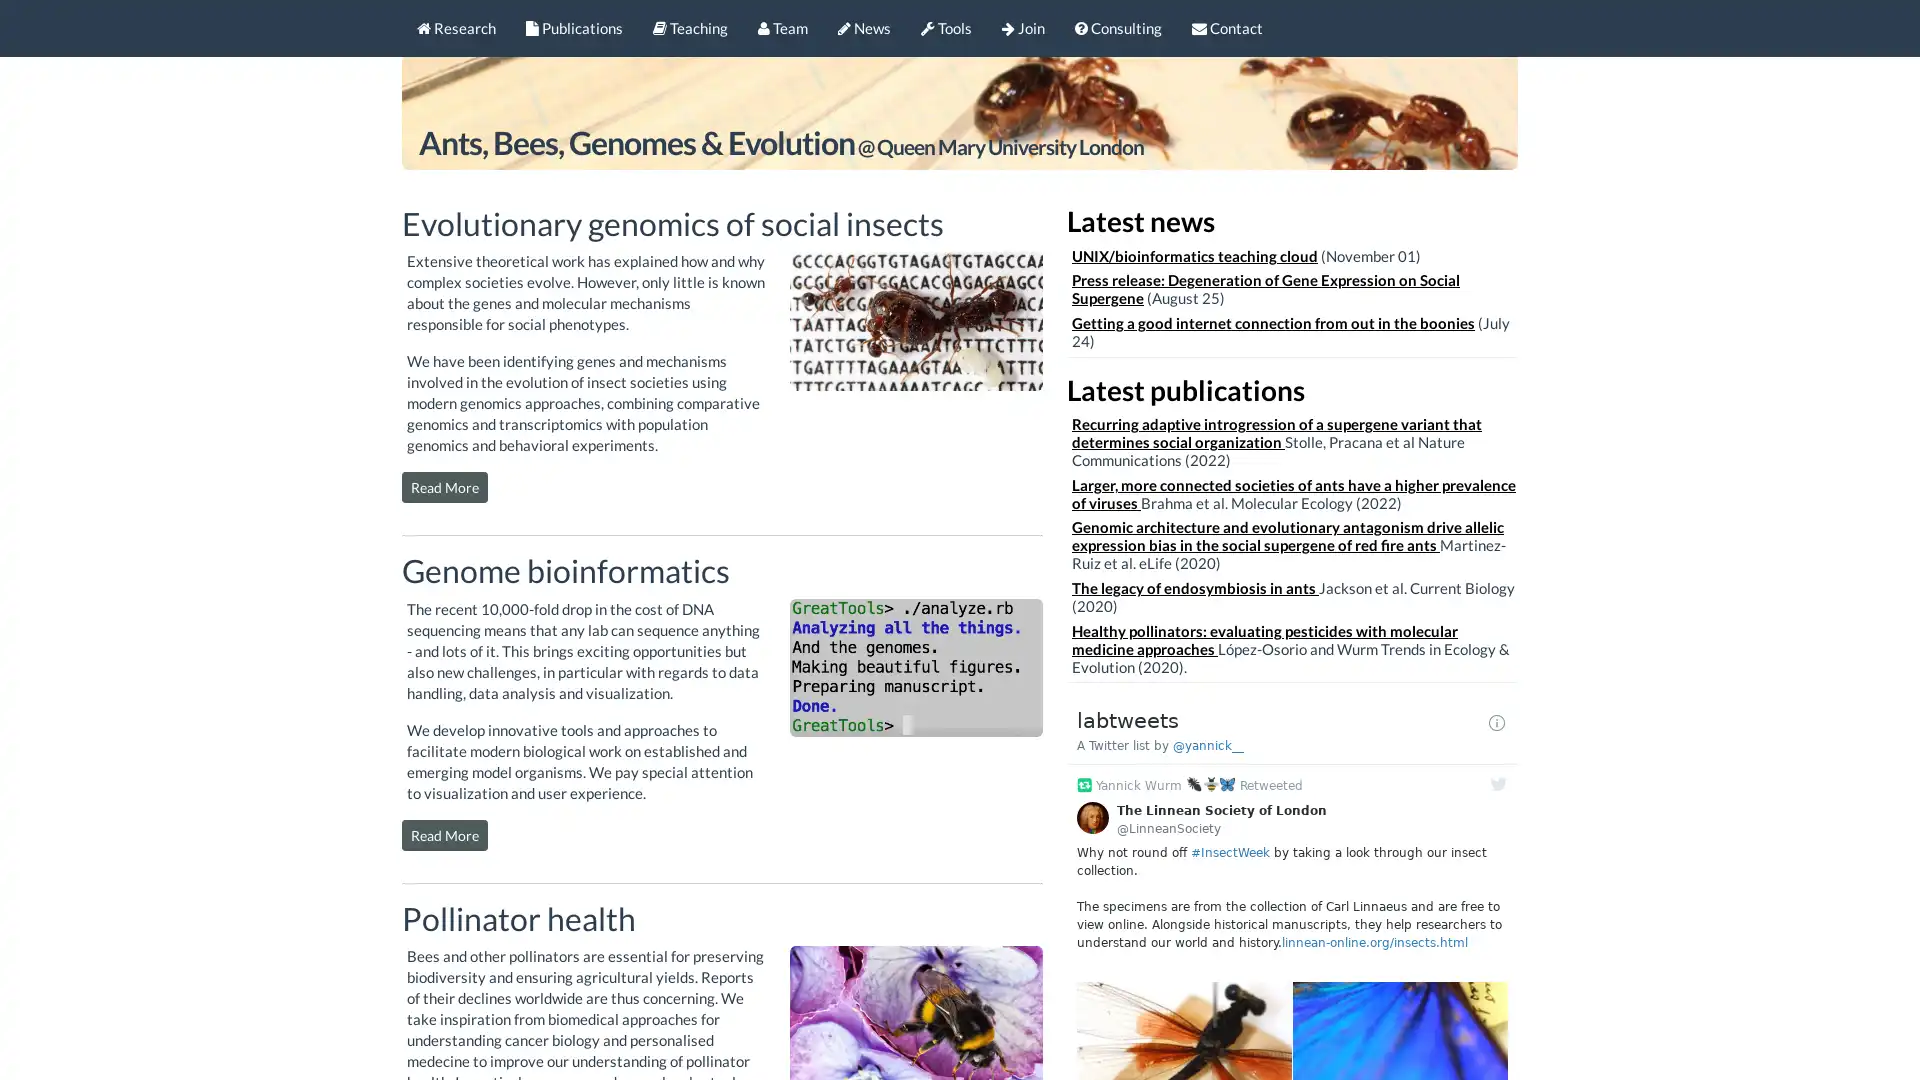 This screenshot has height=1080, width=1920. I want to click on Read More, so click(444, 834).